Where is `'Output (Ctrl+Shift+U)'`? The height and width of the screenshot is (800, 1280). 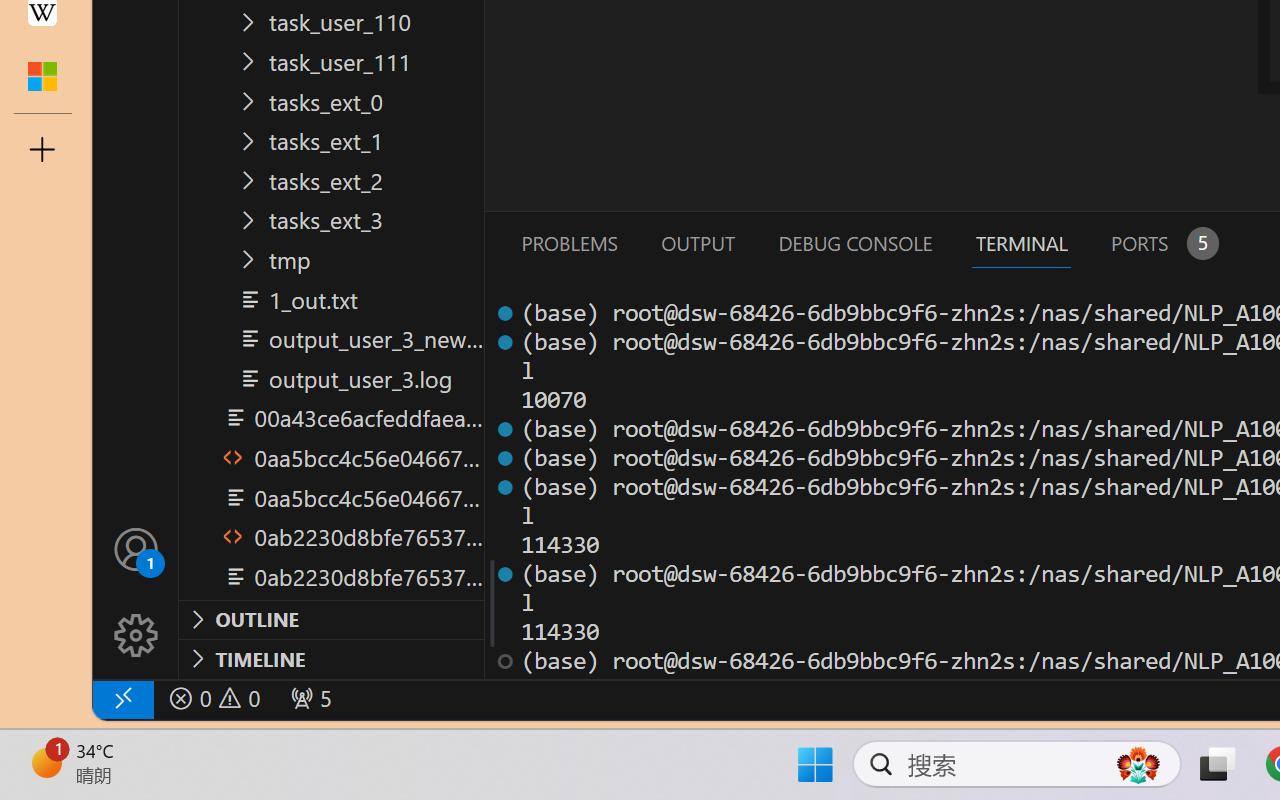
'Output (Ctrl+Shift+U)' is located at coordinates (696, 242).